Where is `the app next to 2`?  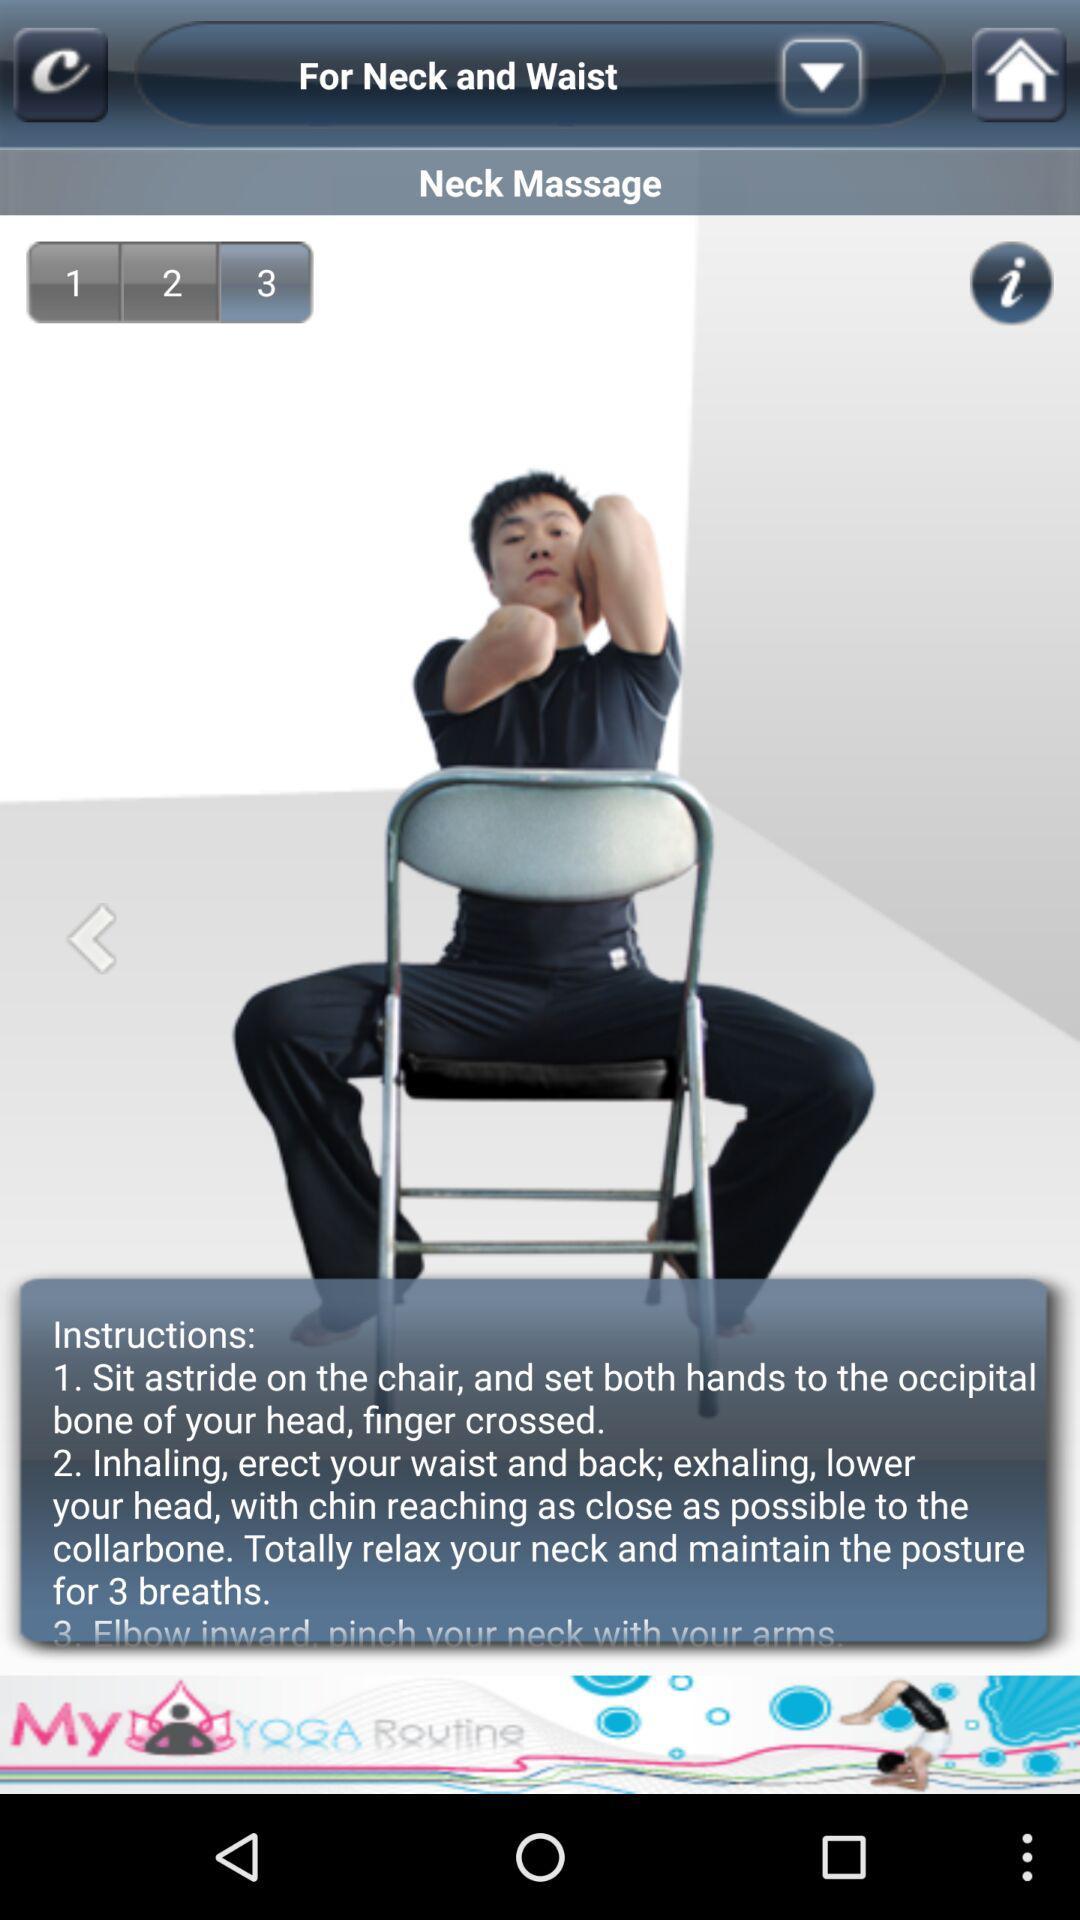 the app next to 2 is located at coordinates (266, 281).